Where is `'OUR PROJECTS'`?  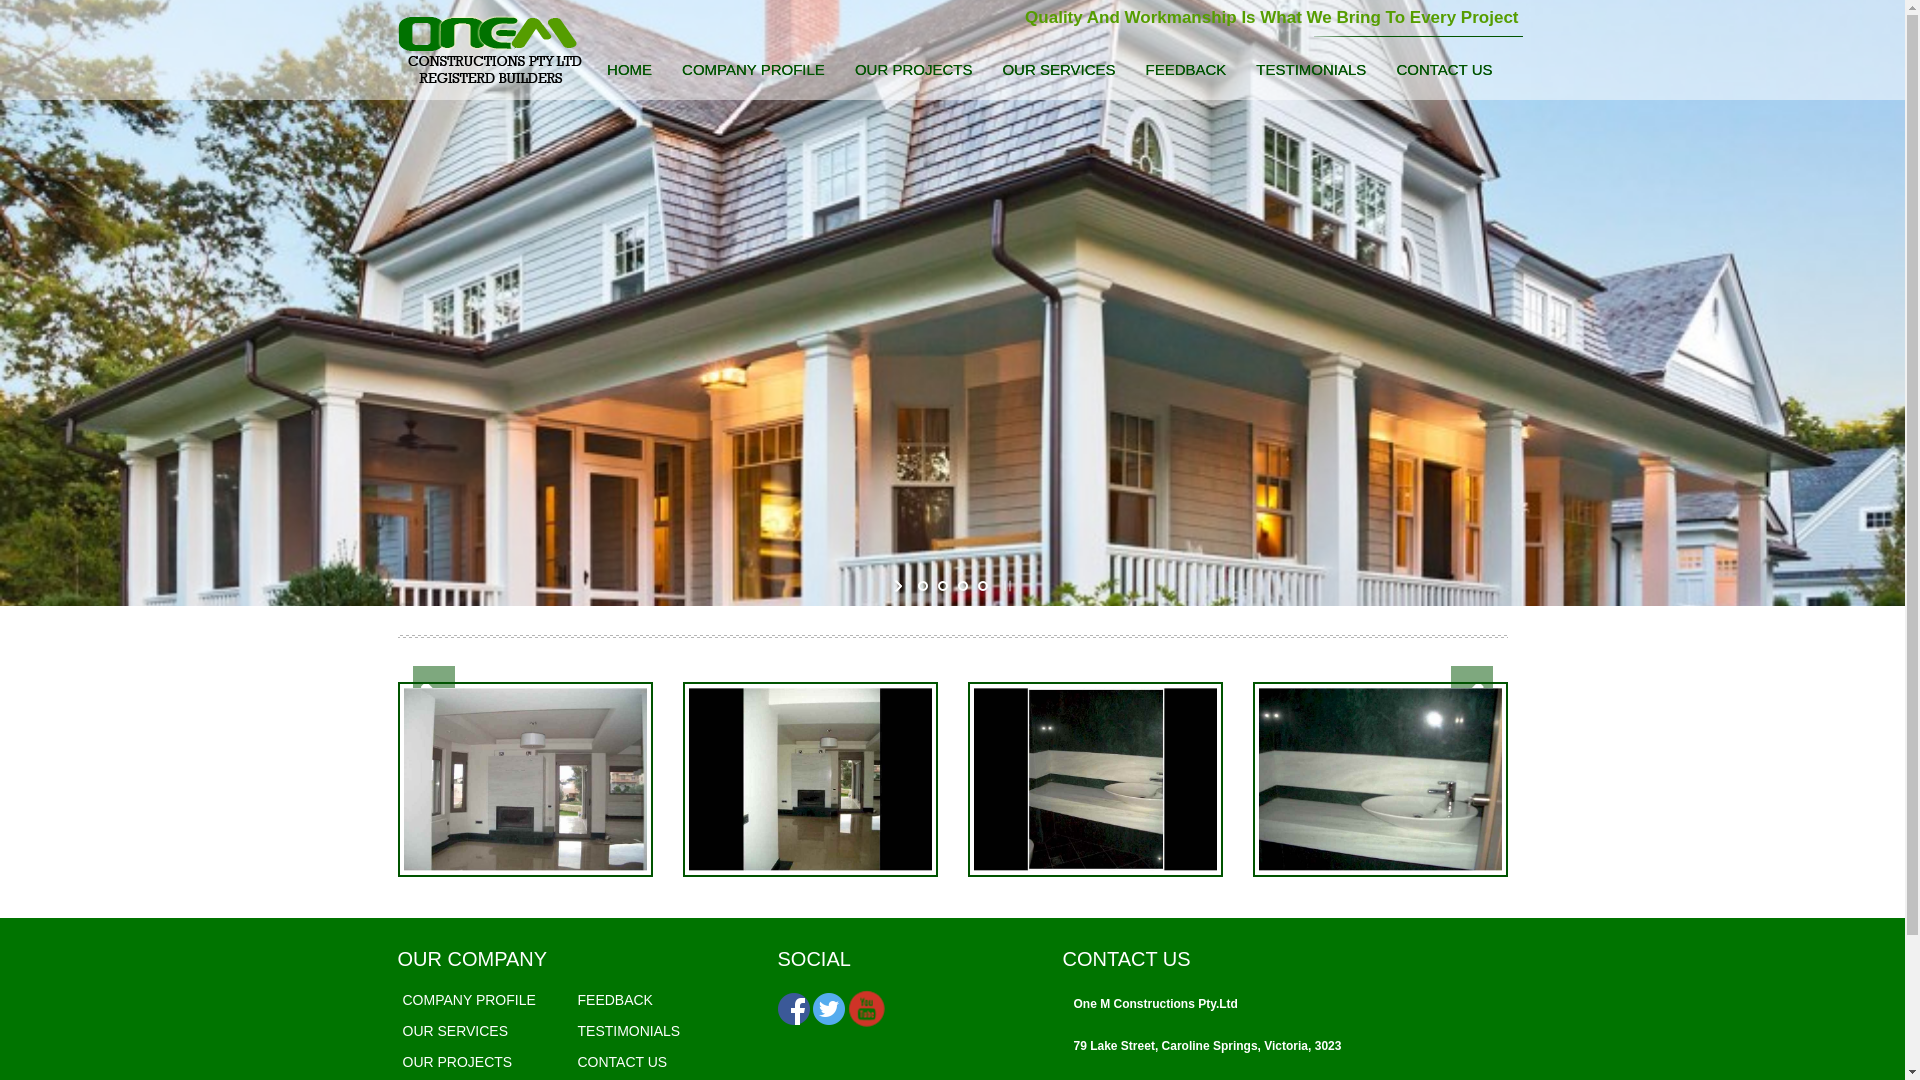
'OUR PROJECTS' is located at coordinates (840, 72).